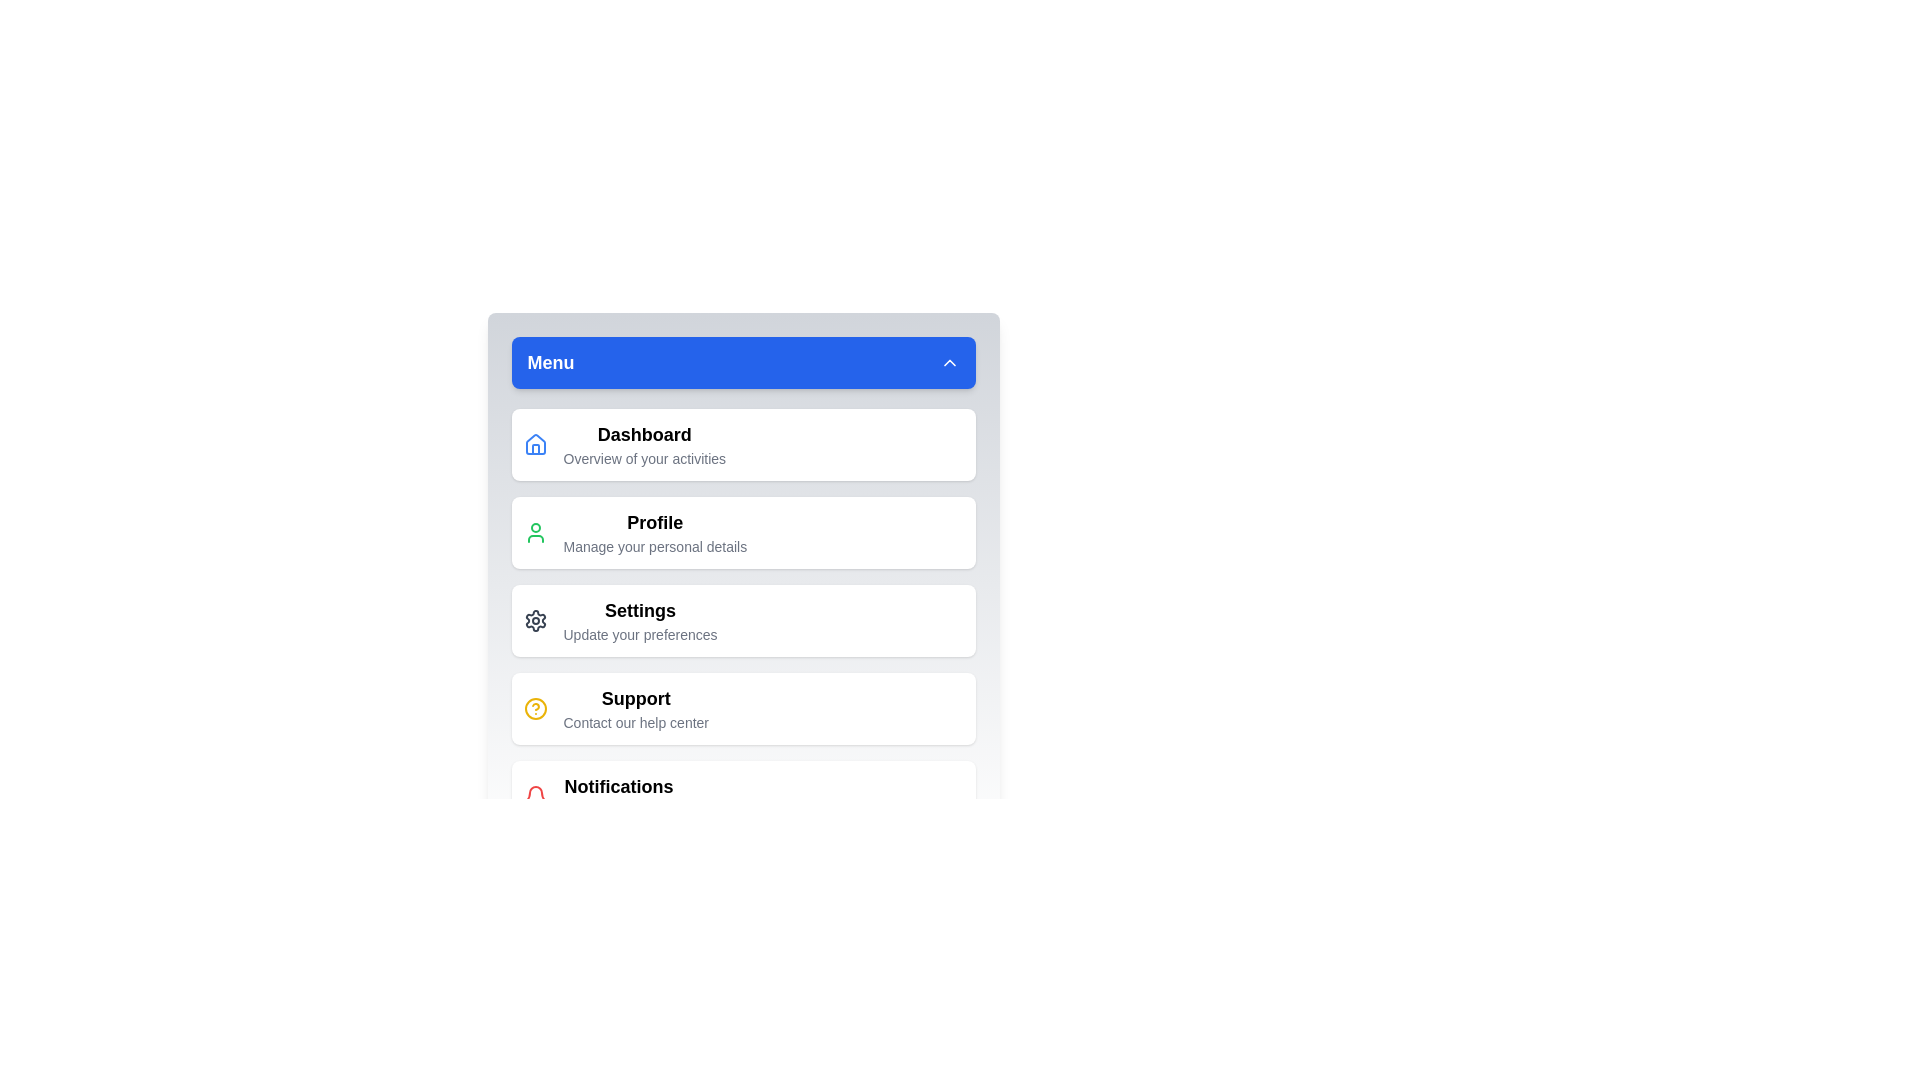 The height and width of the screenshot is (1080, 1920). I want to click on the 'Settings' label, which is the third entry in the vertical menu list, styled with bold text and a larger font size, located above the descriptive text 'Update your preferences', so click(640, 609).